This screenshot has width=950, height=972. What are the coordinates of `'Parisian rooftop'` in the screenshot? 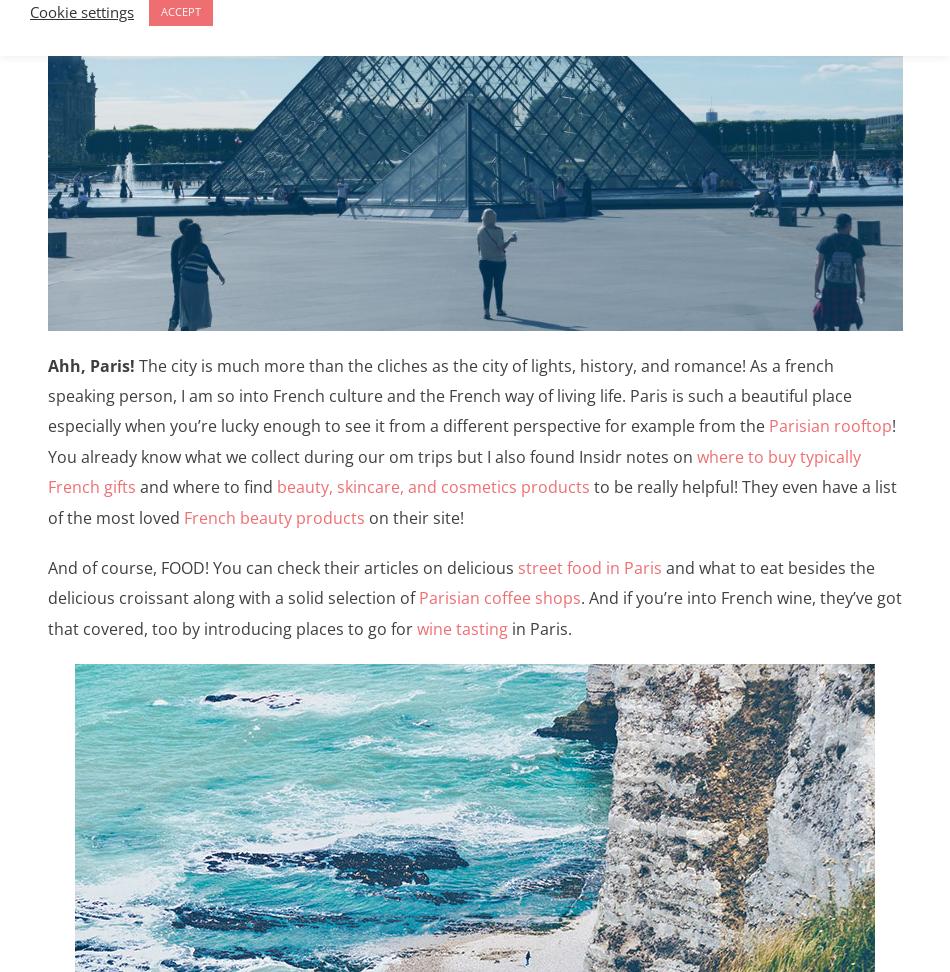 It's located at (766, 425).